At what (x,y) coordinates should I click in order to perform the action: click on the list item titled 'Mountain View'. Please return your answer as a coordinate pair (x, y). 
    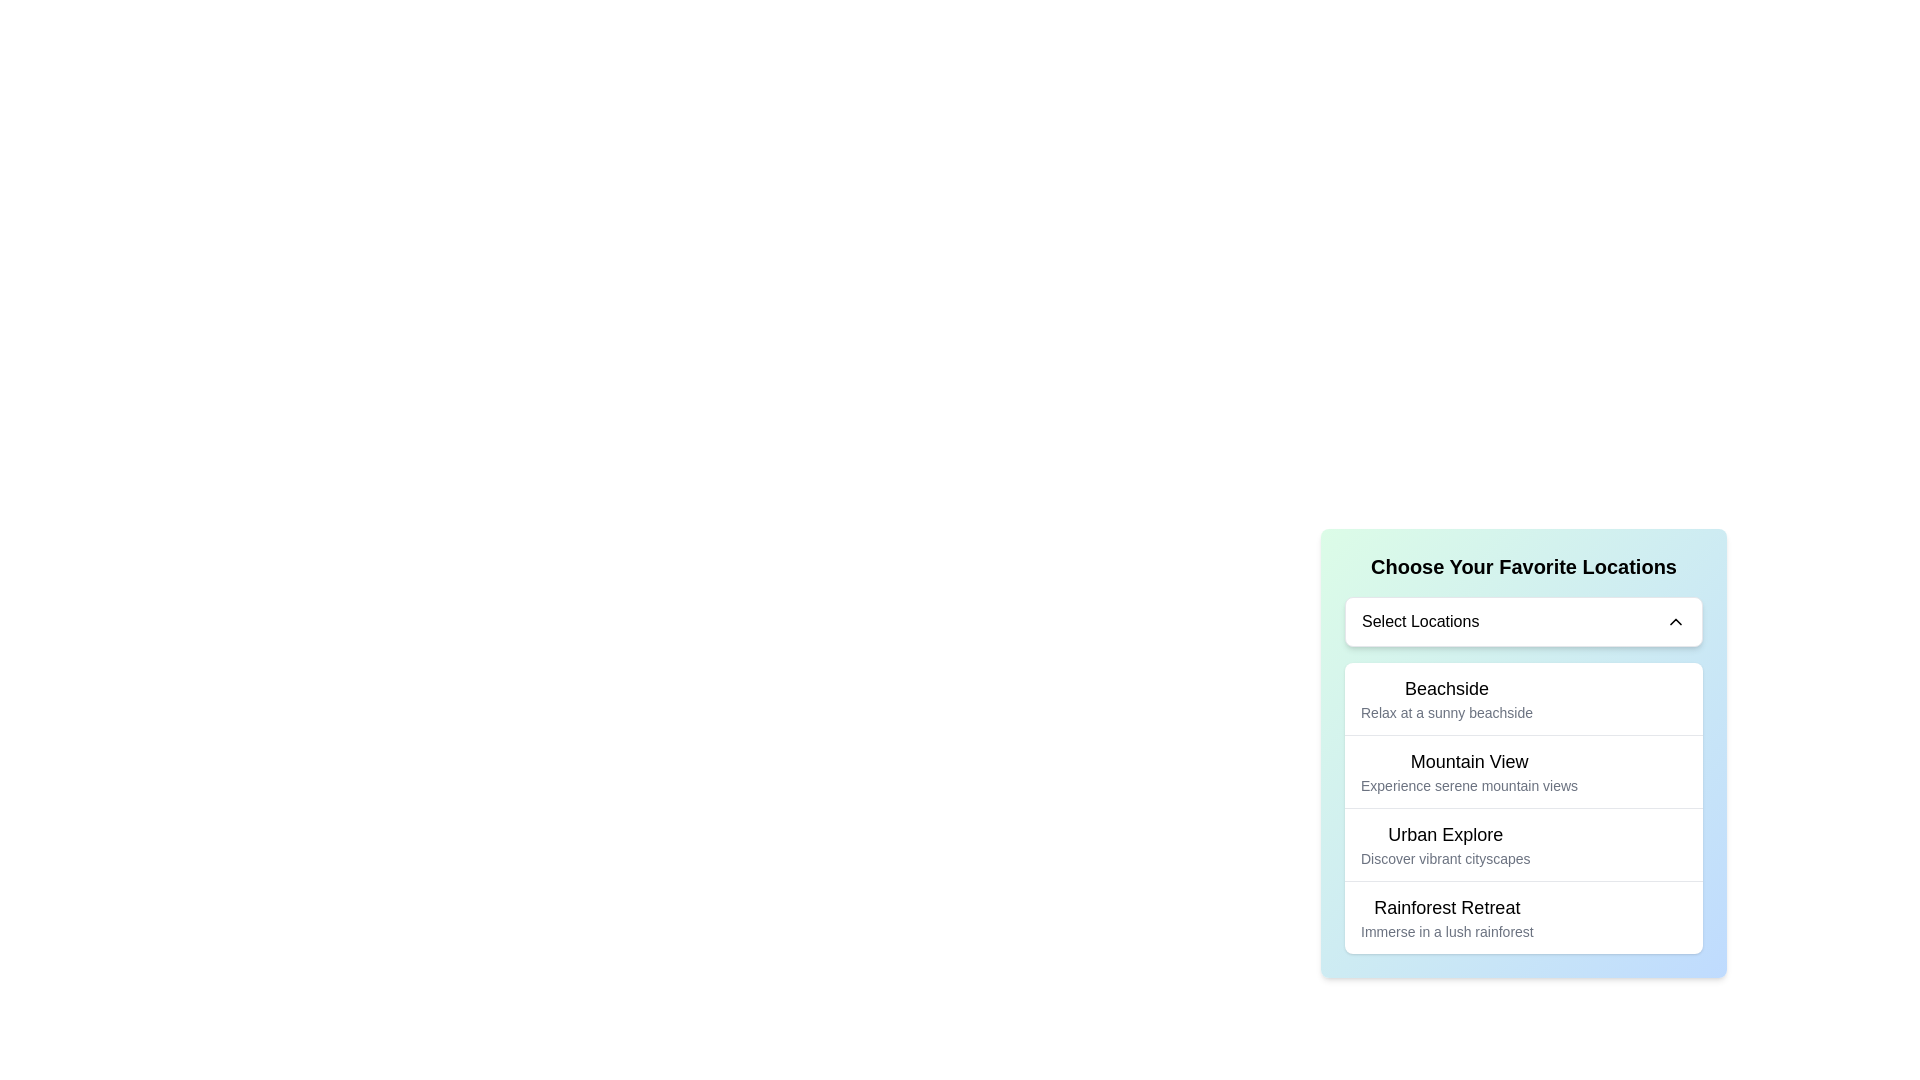
    Looking at the image, I should click on (1522, 770).